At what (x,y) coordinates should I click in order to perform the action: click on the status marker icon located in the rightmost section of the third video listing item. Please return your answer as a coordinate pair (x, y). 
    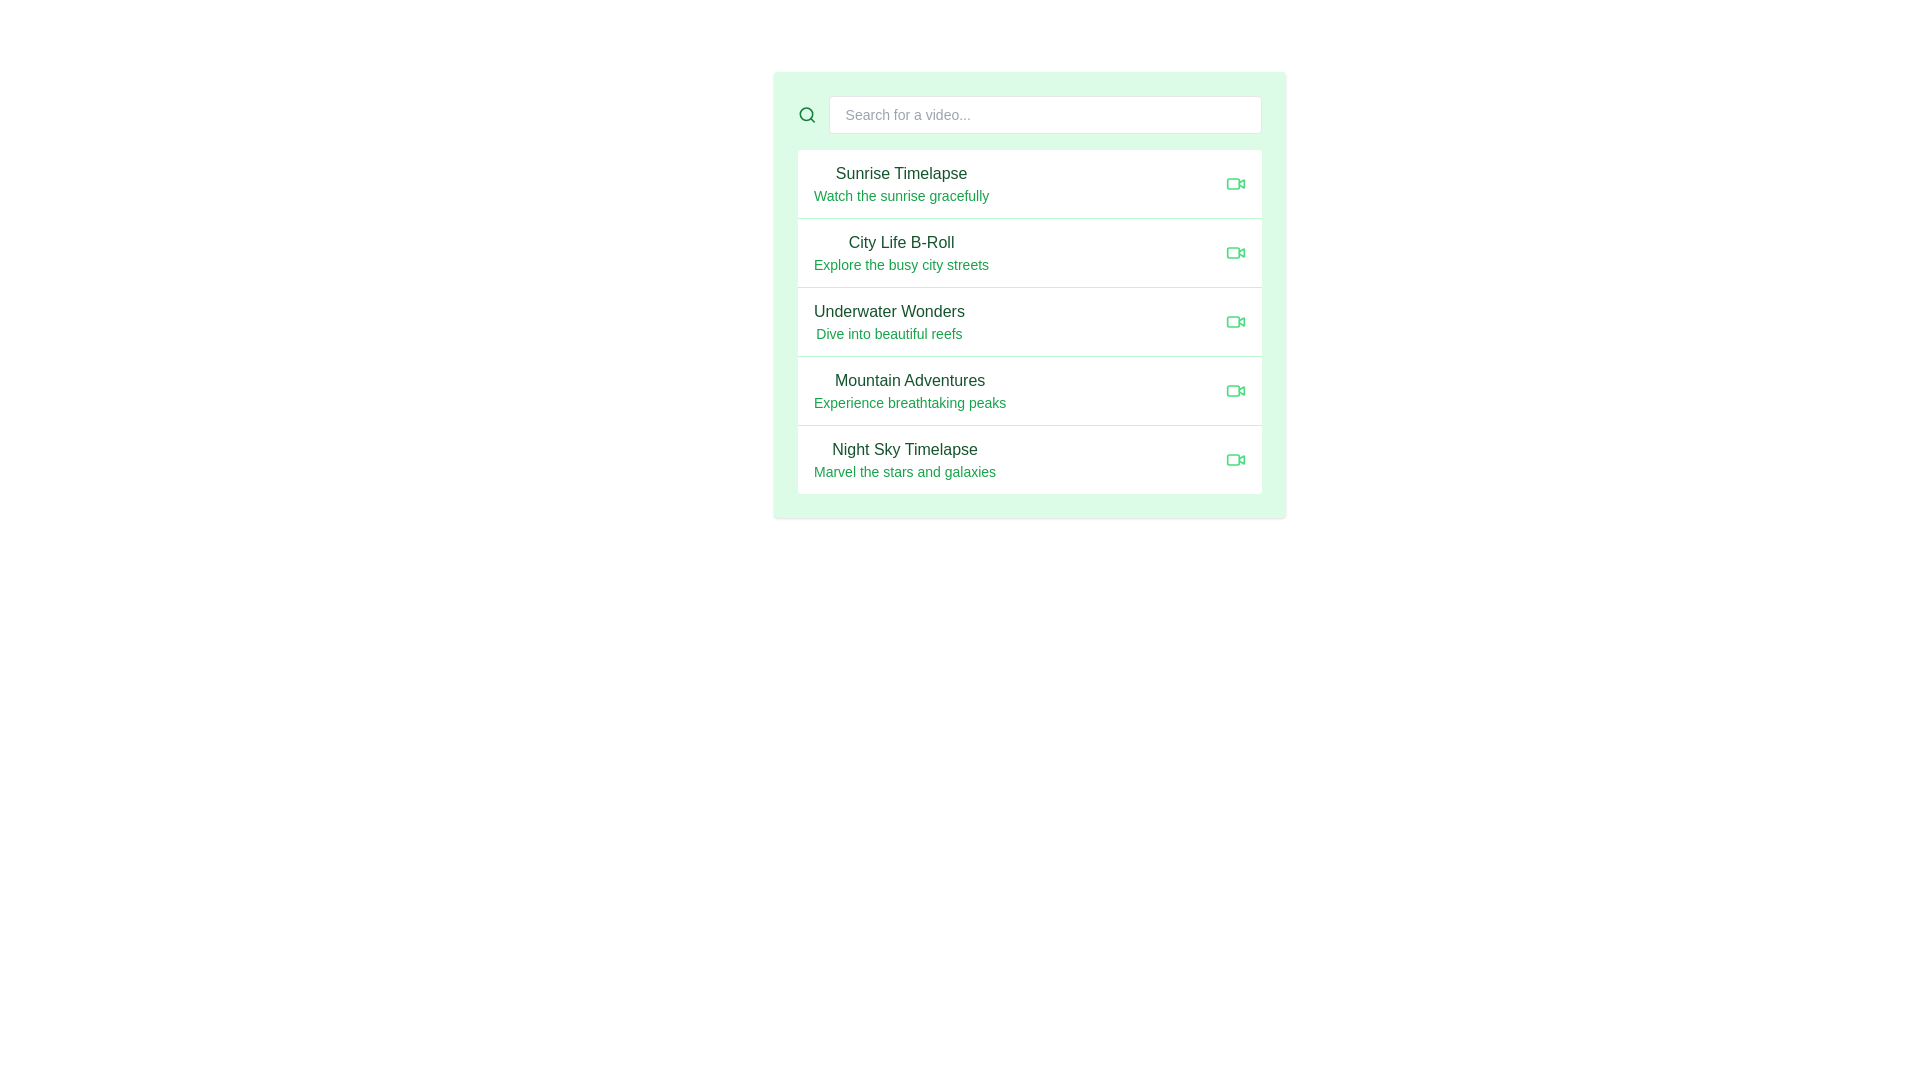
    Looking at the image, I should click on (1232, 320).